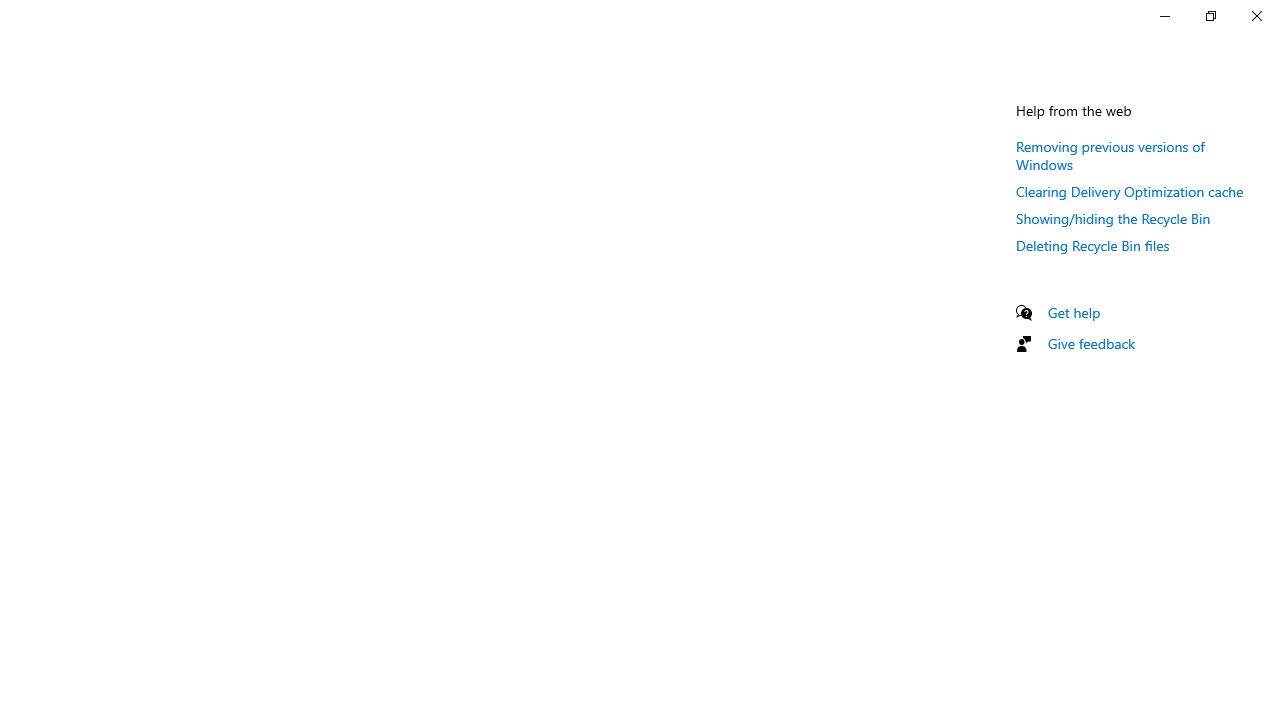 The image size is (1280, 720). What do you see at coordinates (1092, 244) in the screenshot?
I see `'Deleting Recycle Bin files'` at bounding box center [1092, 244].